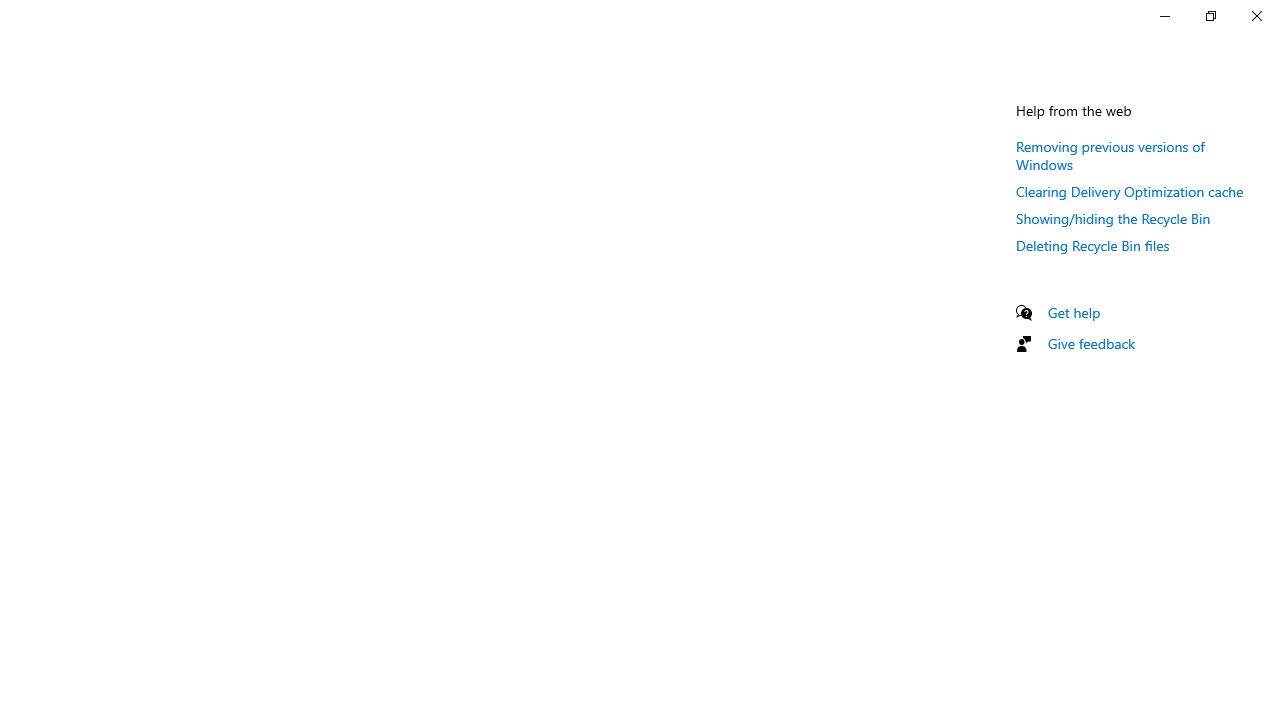 The image size is (1280, 720). What do you see at coordinates (1092, 244) in the screenshot?
I see `'Deleting Recycle Bin files'` at bounding box center [1092, 244].